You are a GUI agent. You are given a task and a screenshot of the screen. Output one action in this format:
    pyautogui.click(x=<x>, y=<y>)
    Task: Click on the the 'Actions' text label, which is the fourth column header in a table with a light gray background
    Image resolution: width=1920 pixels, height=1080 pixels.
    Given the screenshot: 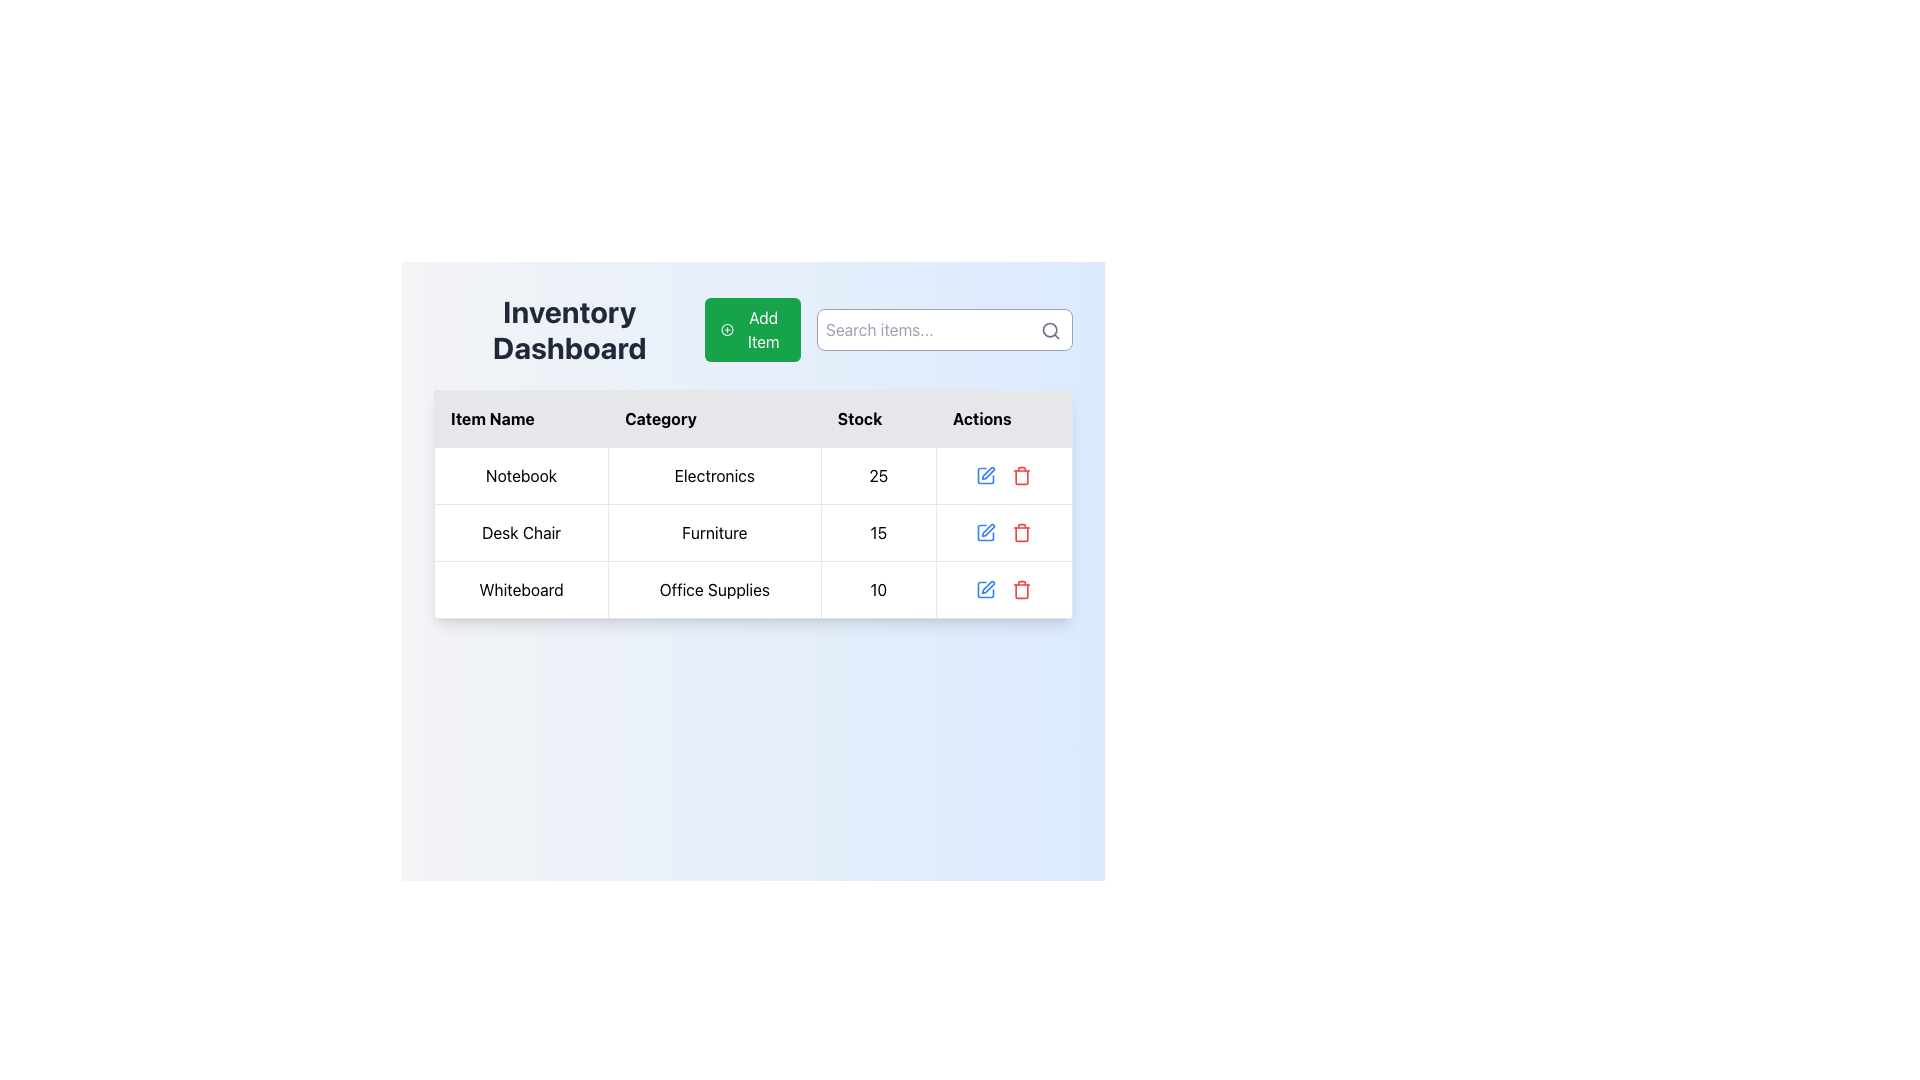 What is the action you would take?
    pyautogui.click(x=1004, y=418)
    